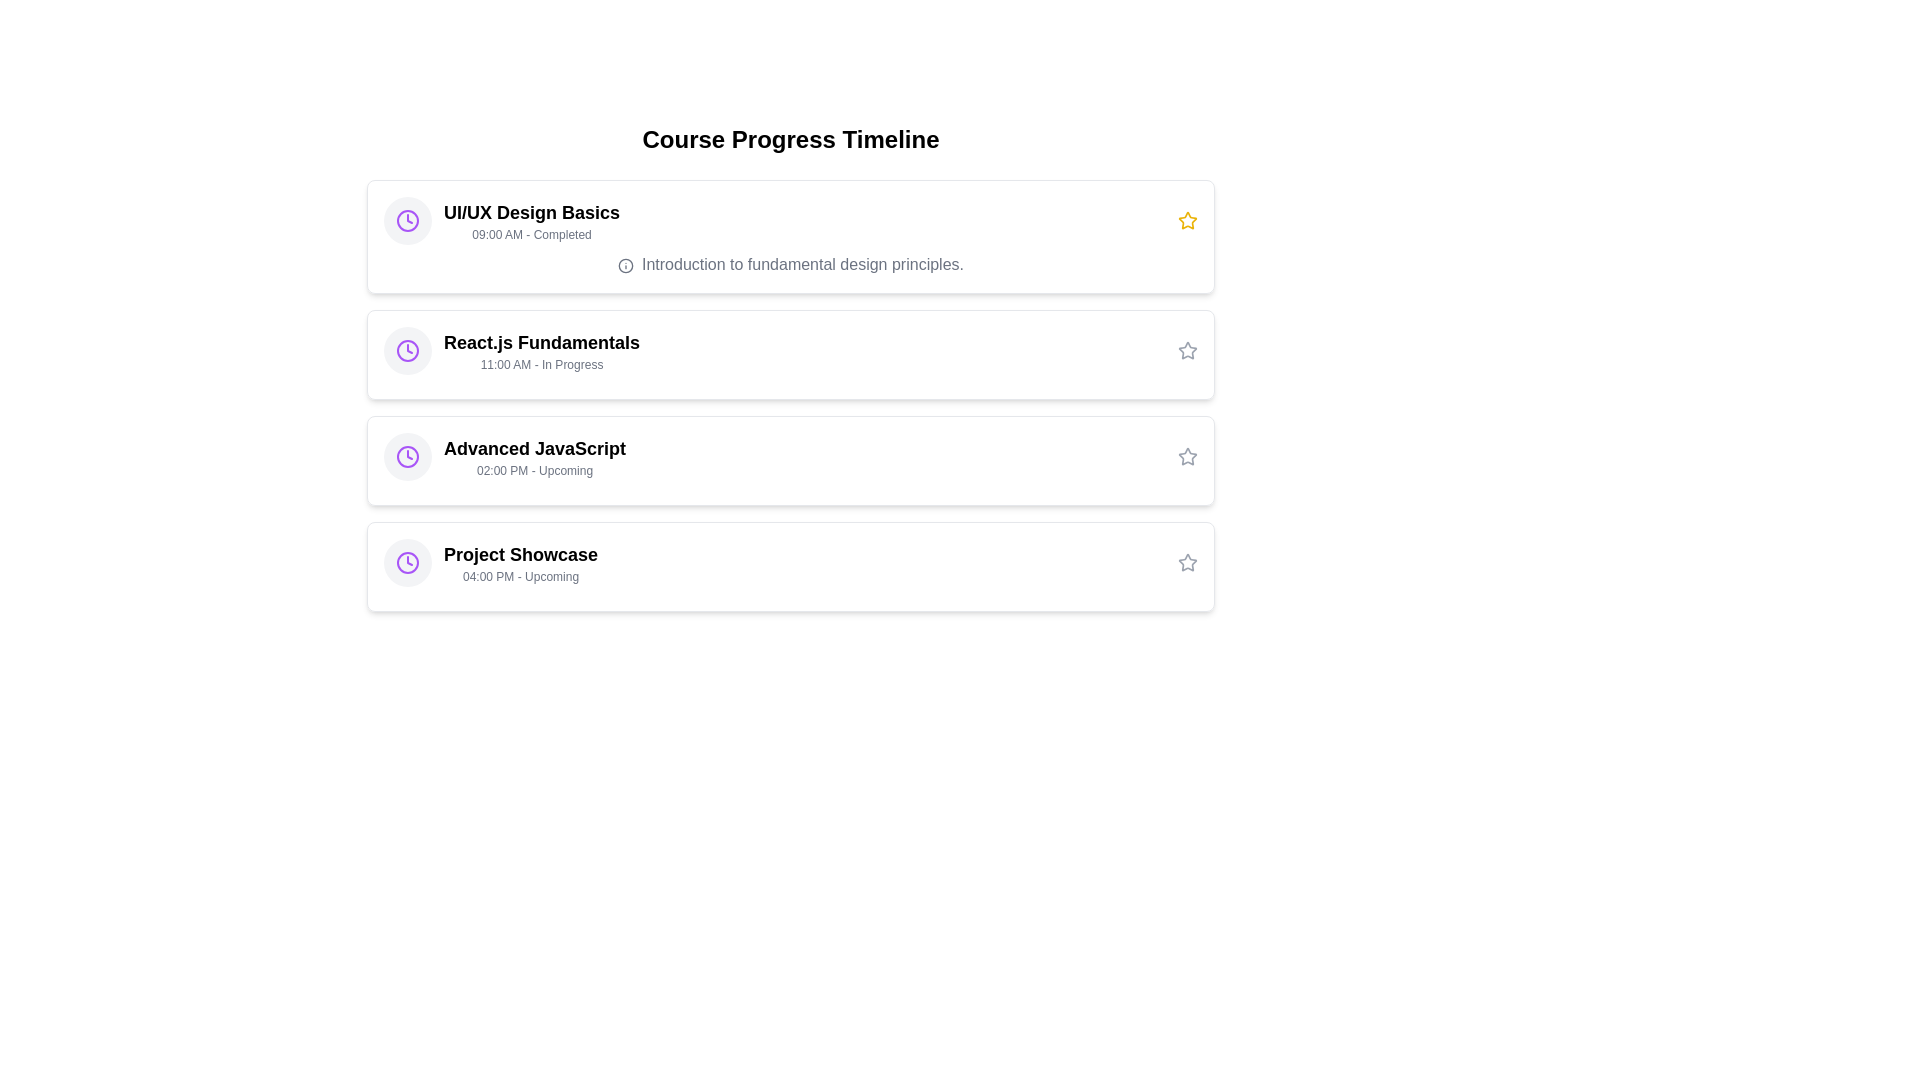 The image size is (1920, 1080). Describe the element at coordinates (532, 234) in the screenshot. I see `the static text that informs the user of the scheduled time and completion status of the 'UI/UX Design Basics' course, located below the title text within the first card of the courses list` at that location.